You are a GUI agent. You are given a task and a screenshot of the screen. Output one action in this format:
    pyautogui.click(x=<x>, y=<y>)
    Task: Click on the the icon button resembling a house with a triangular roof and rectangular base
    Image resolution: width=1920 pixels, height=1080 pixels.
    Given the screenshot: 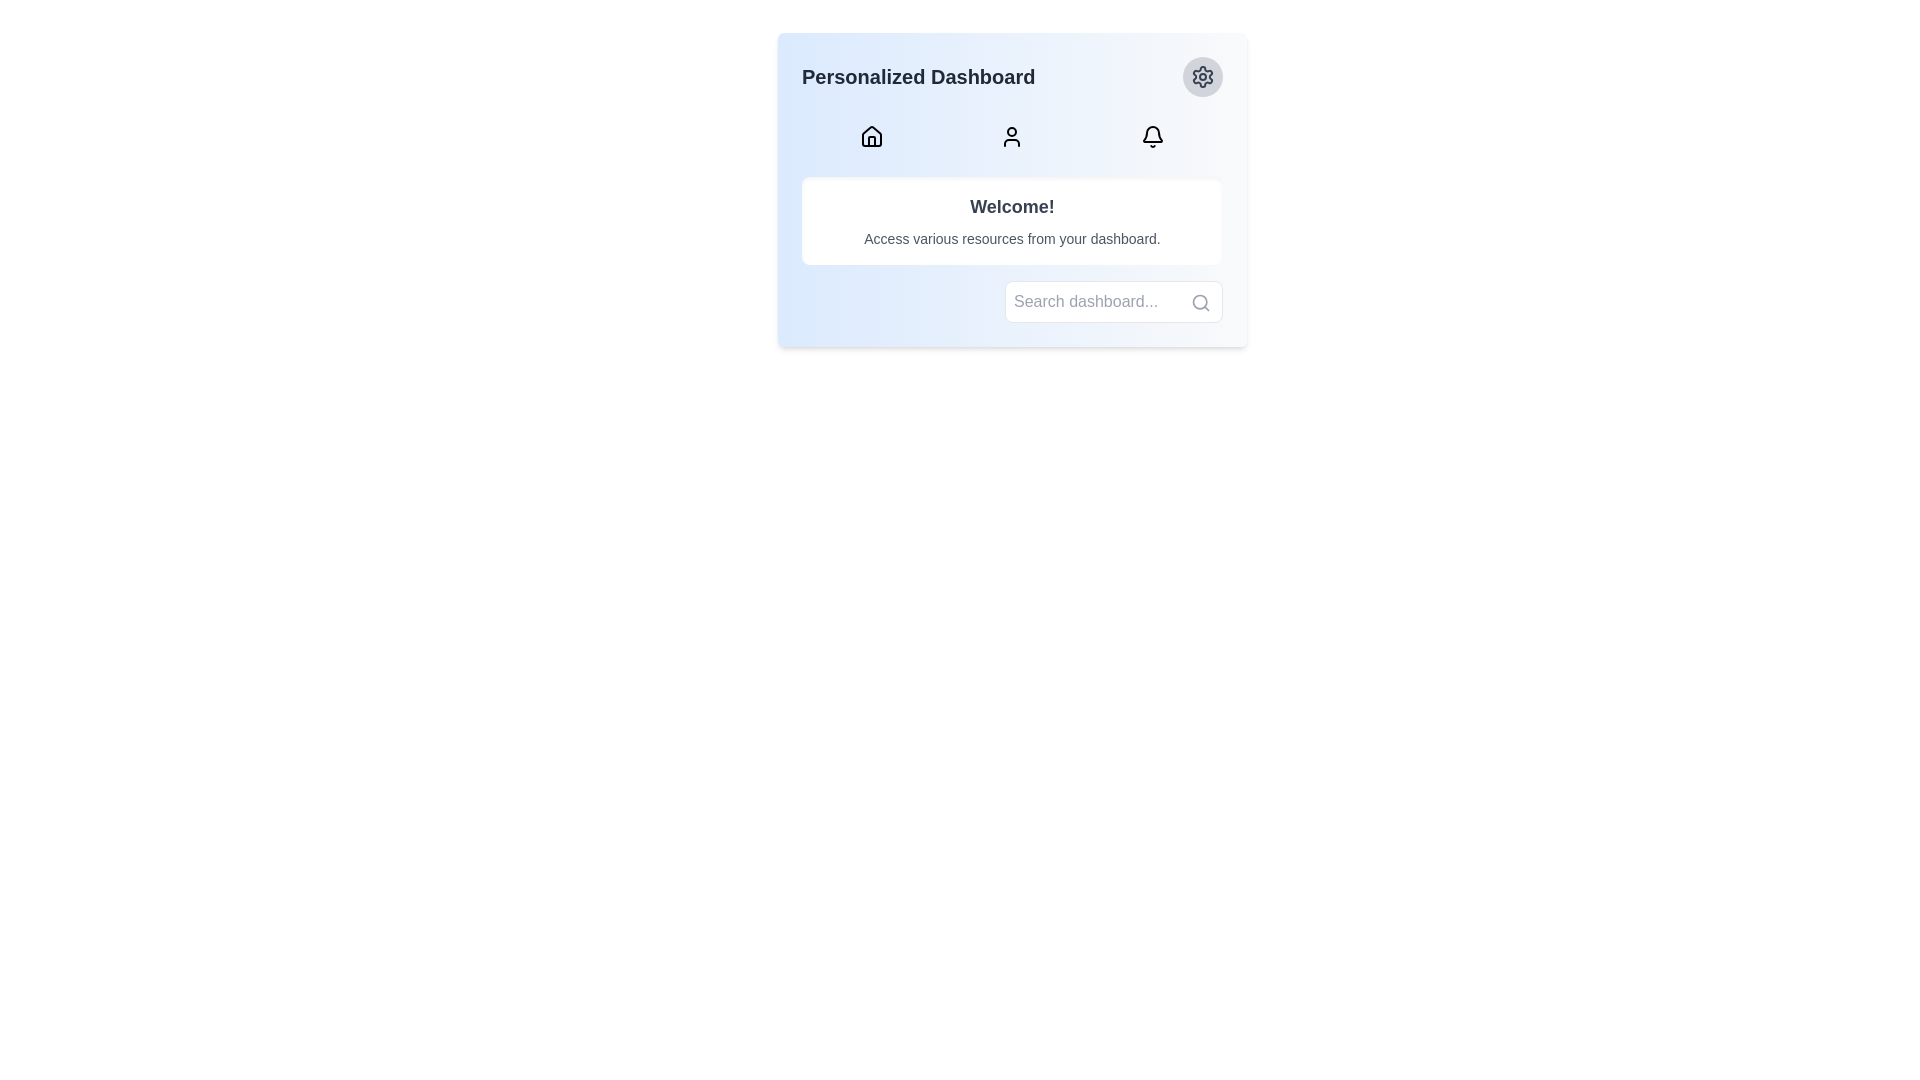 What is the action you would take?
    pyautogui.click(x=872, y=136)
    